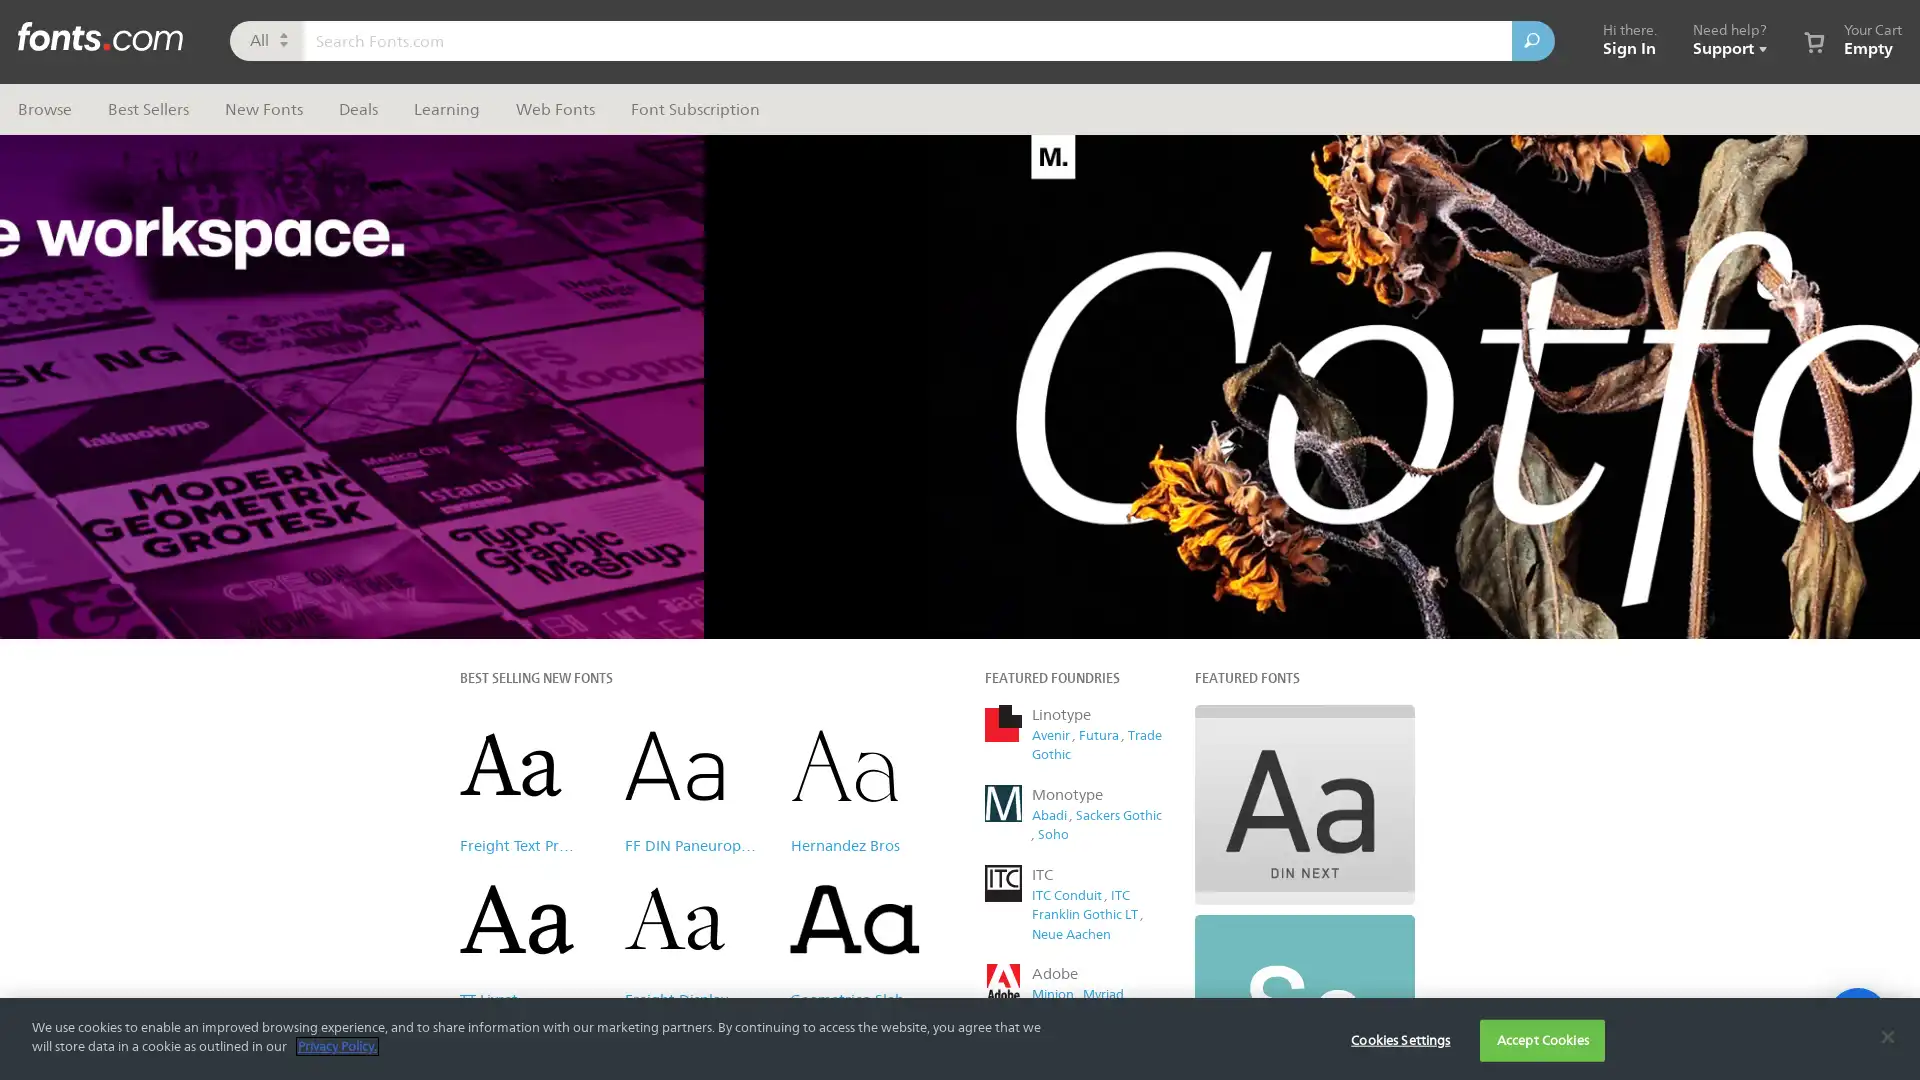  What do you see at coordinates (1541, 1039) in the screenshot?
I see `Accept Cookies` at bounding box center [1541, 1039].